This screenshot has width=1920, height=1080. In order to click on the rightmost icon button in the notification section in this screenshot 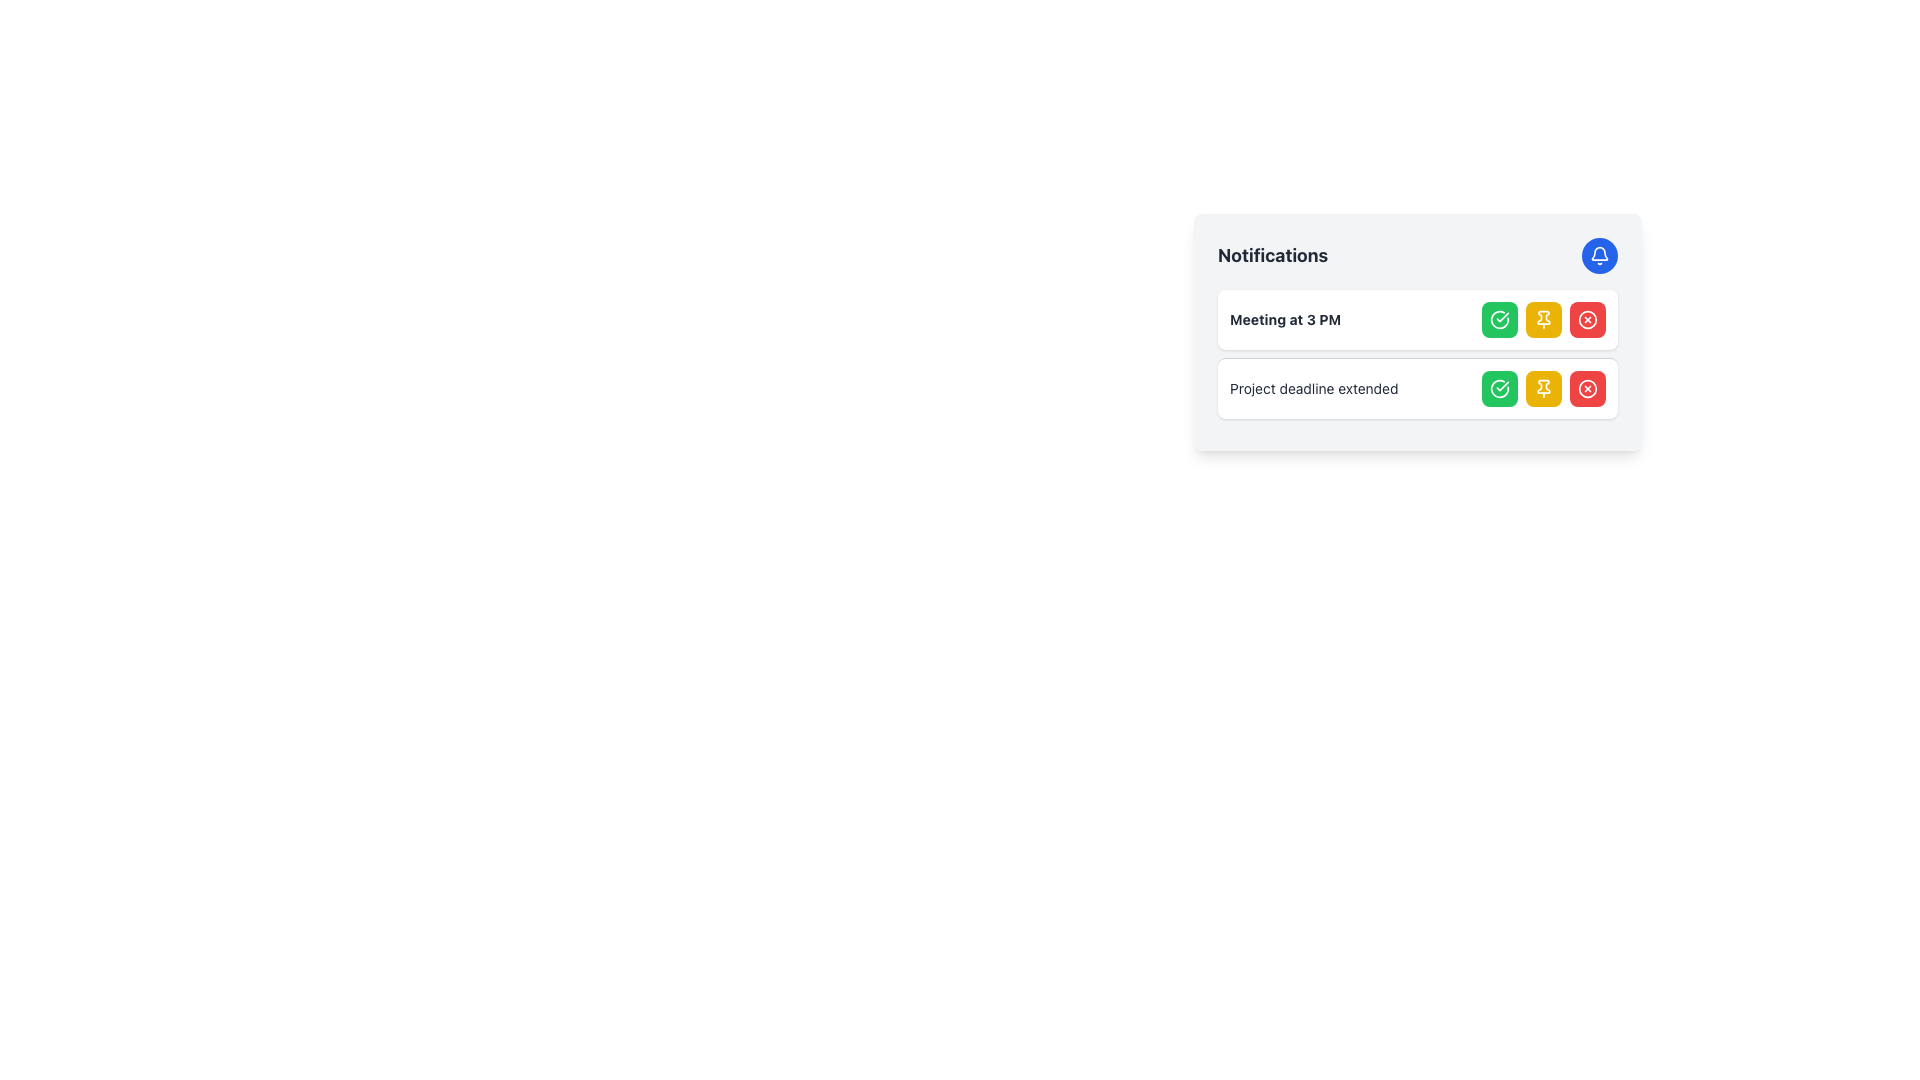, I will do `click(1587, 389)`.